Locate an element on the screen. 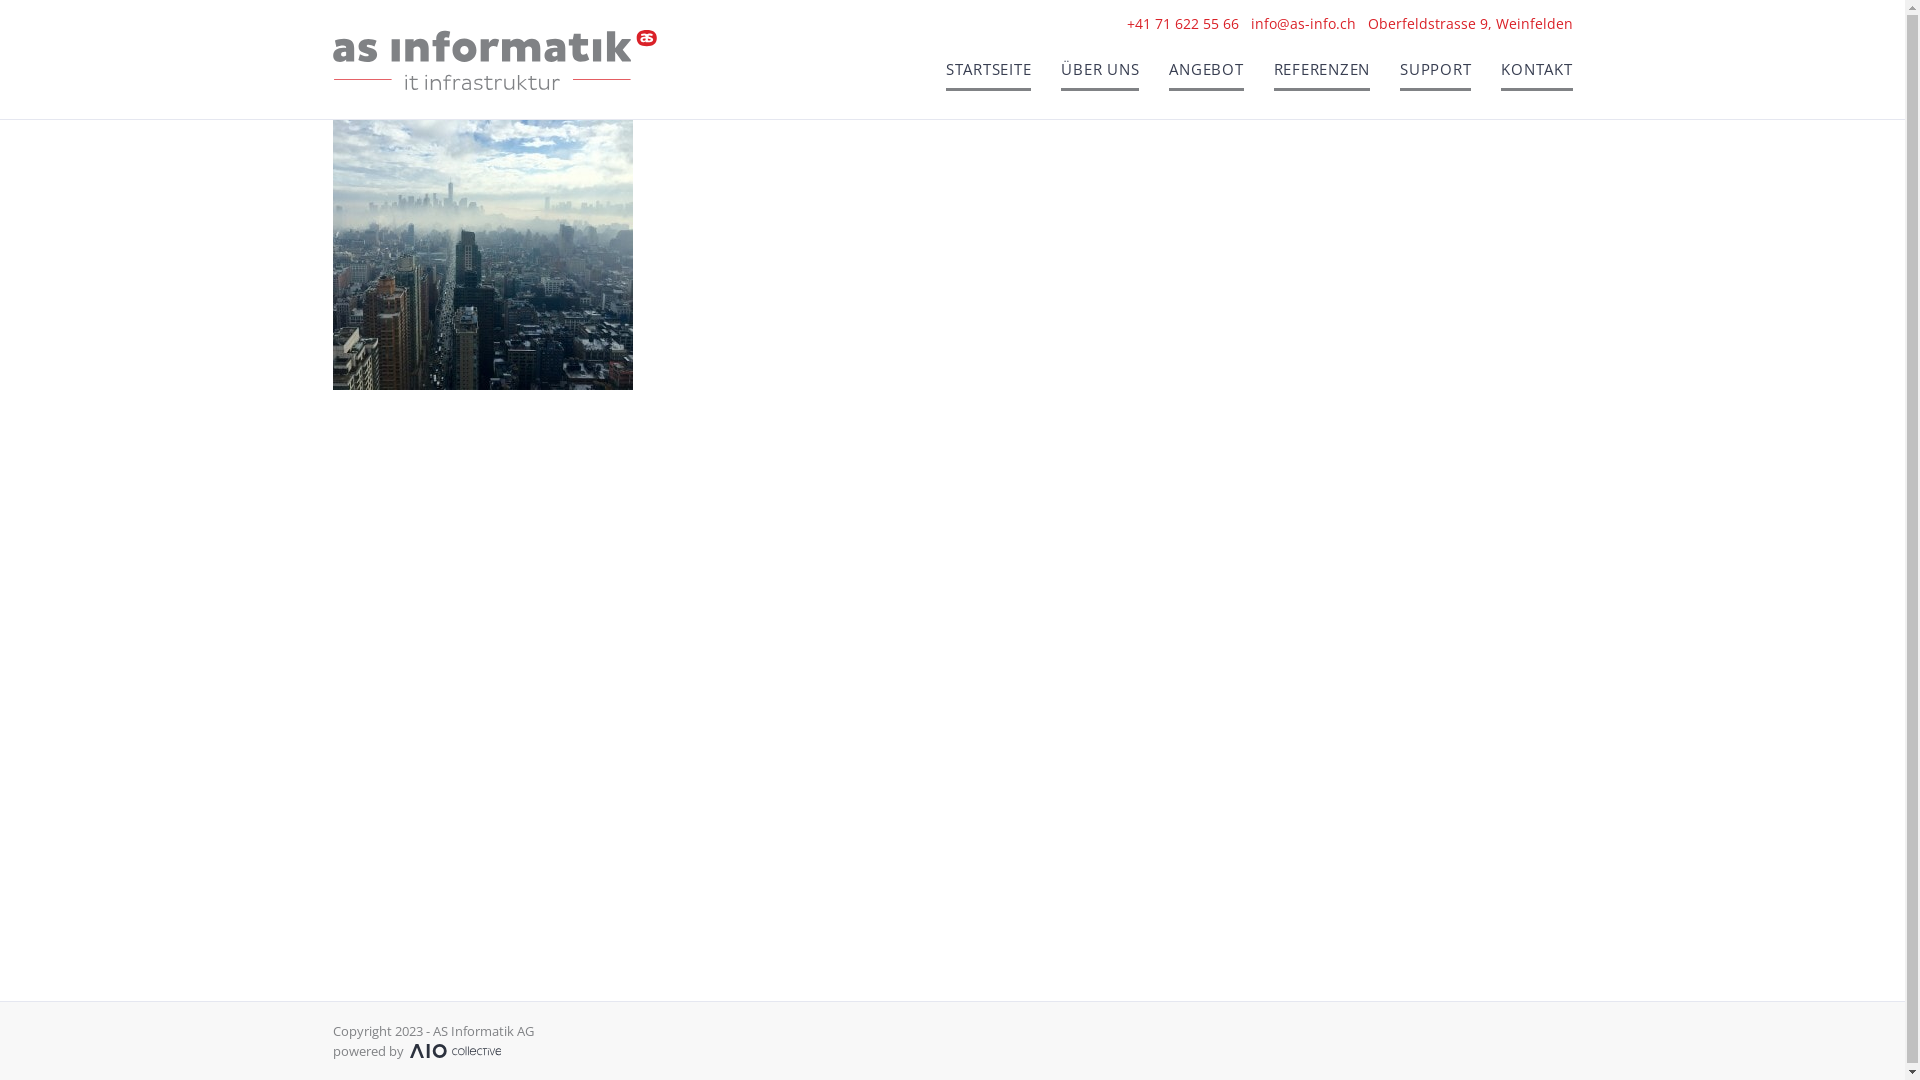 This screenshot has width=1920, height=1080. 'KONTAKT' is located at coordinates (1501, 74).